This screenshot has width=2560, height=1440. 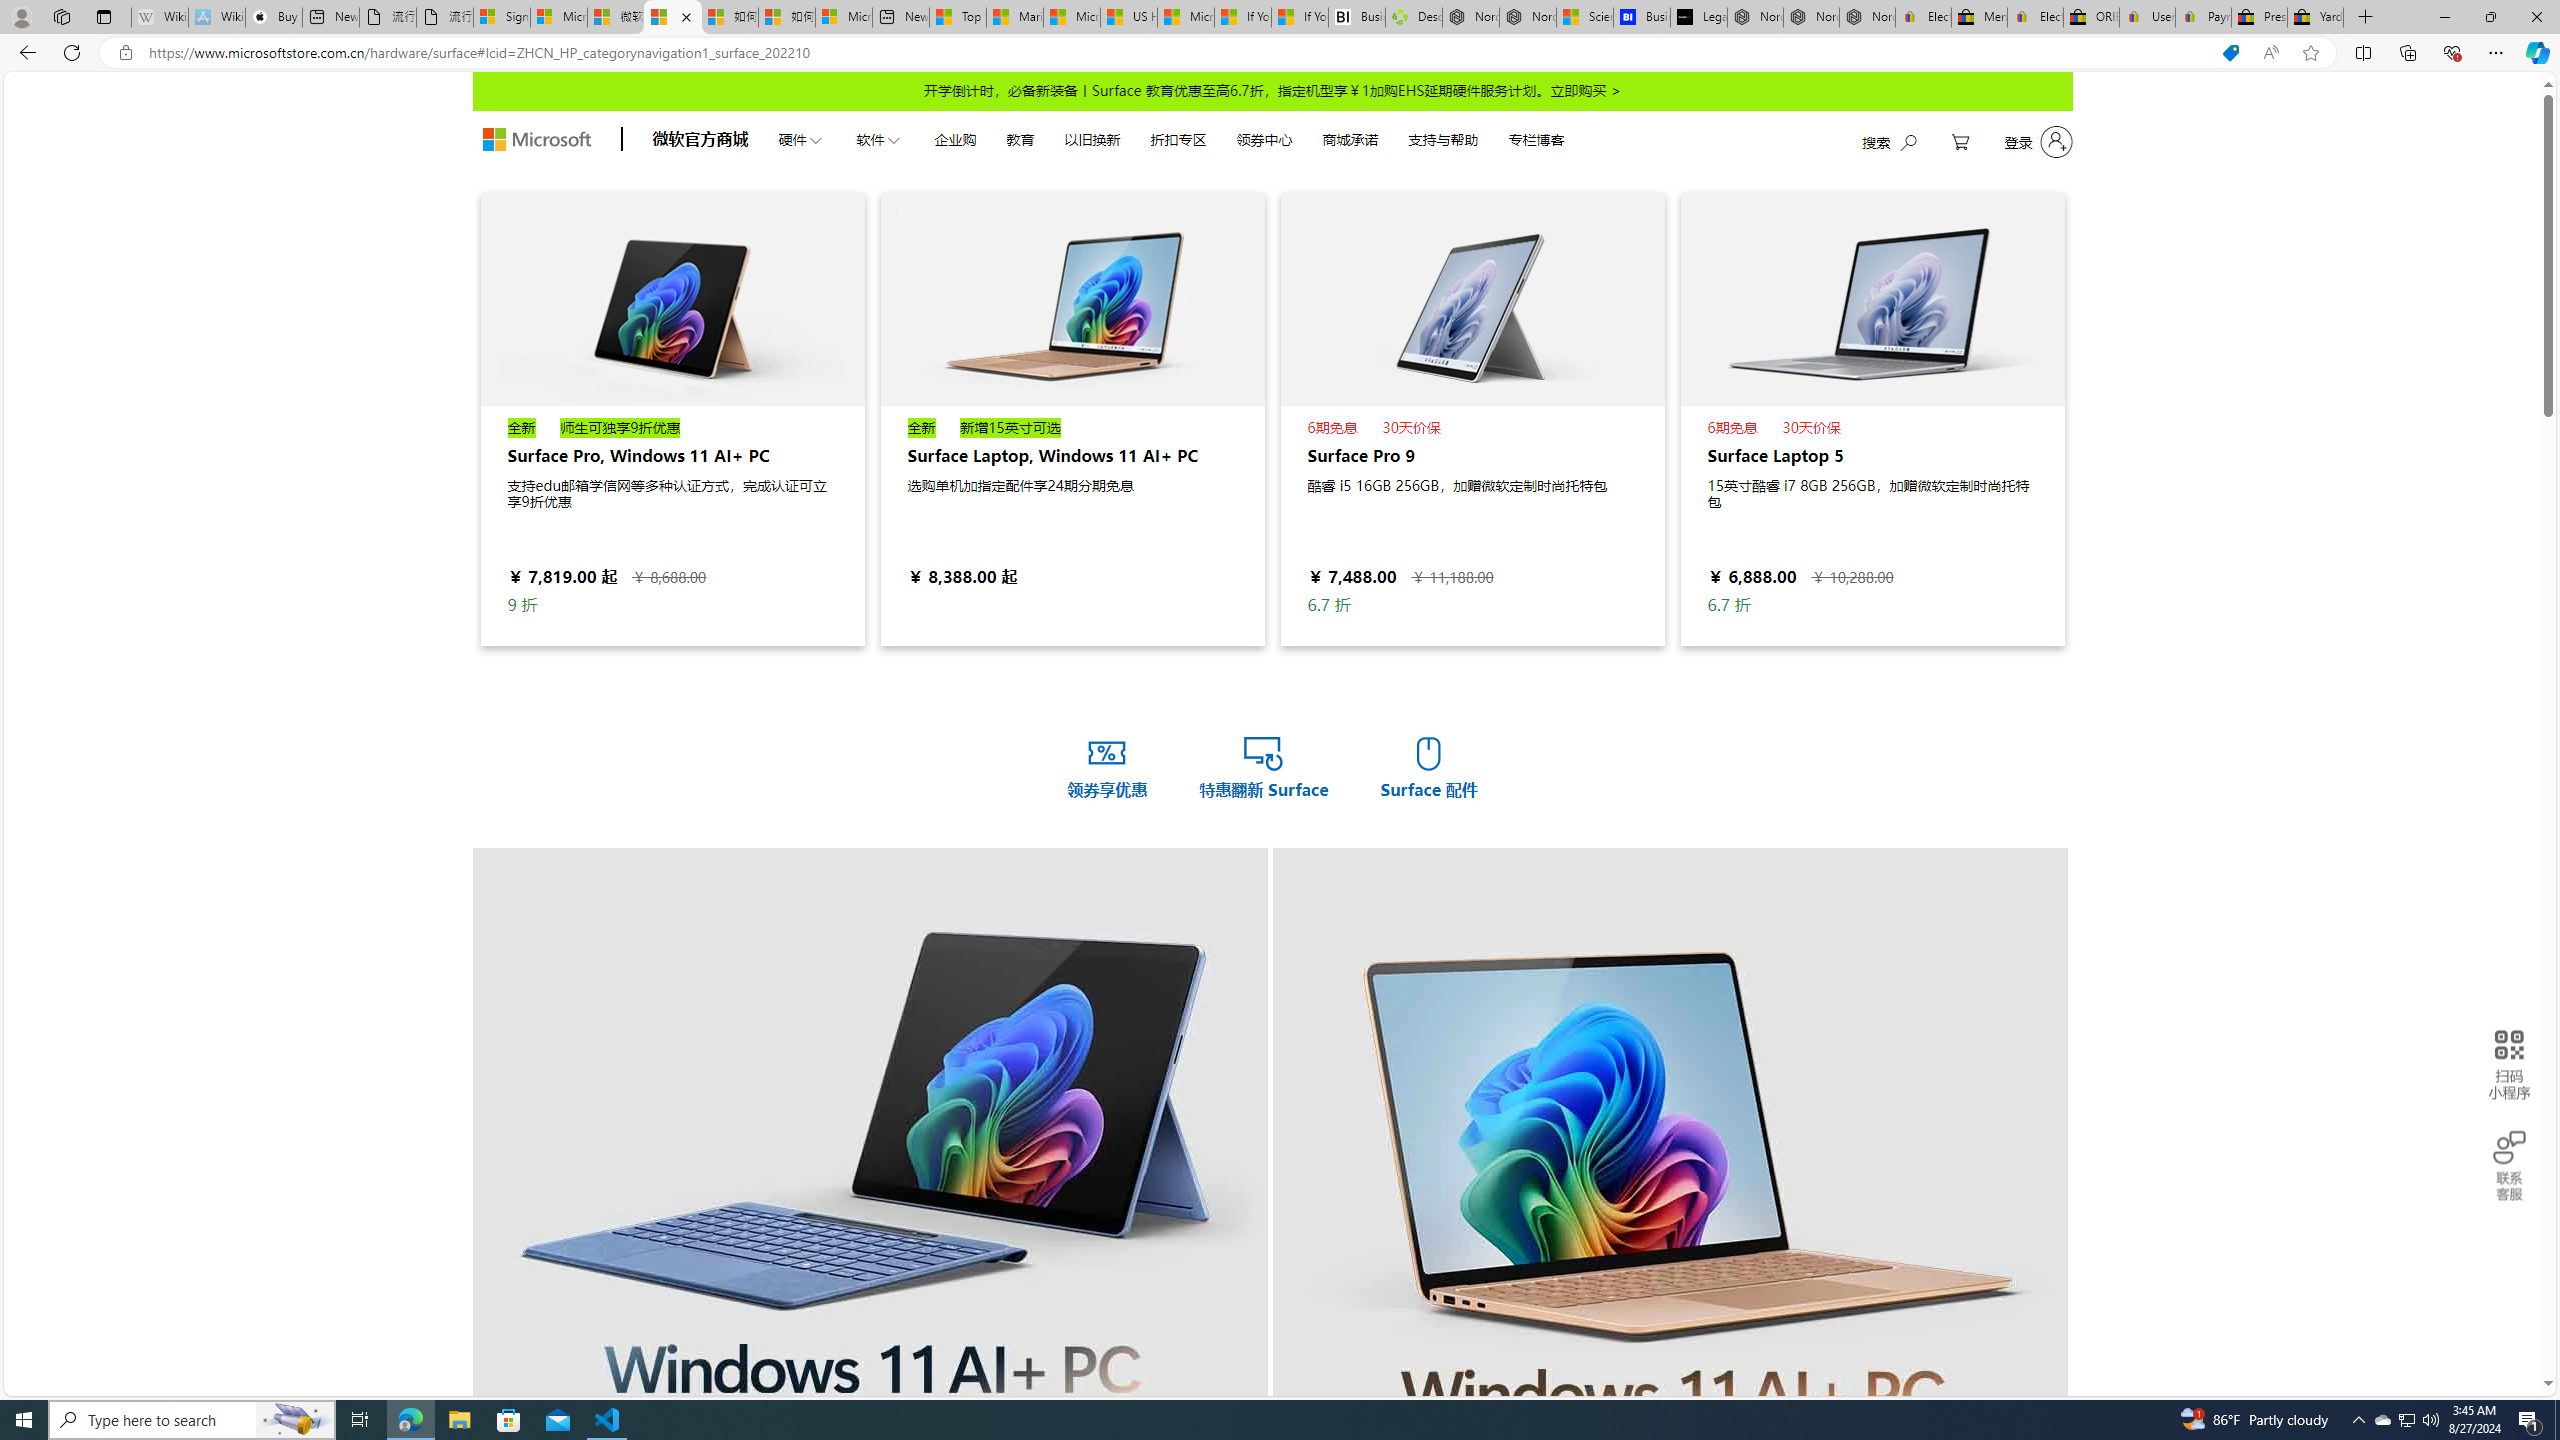 I want to click on 'Add this page to favorites (Ctrl+D)', so click(x=2311, y=53).